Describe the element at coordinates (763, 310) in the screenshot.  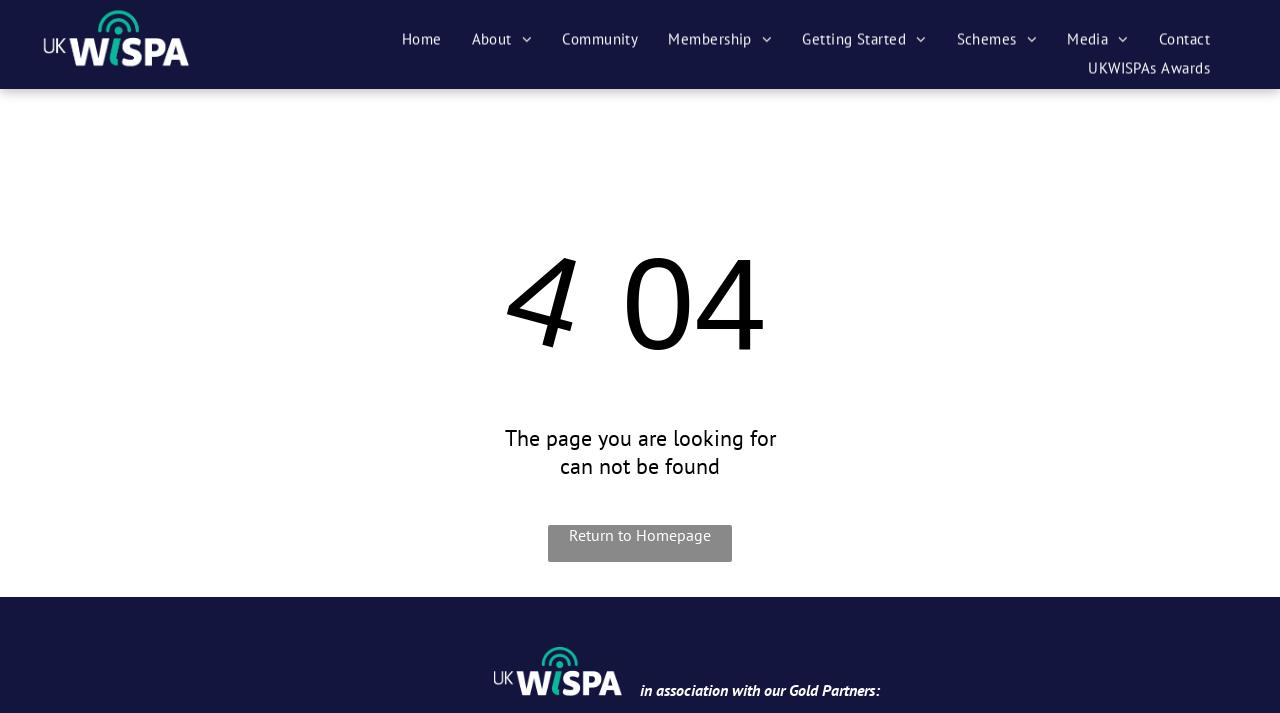
I see `'Membership Agreement'` at that location.